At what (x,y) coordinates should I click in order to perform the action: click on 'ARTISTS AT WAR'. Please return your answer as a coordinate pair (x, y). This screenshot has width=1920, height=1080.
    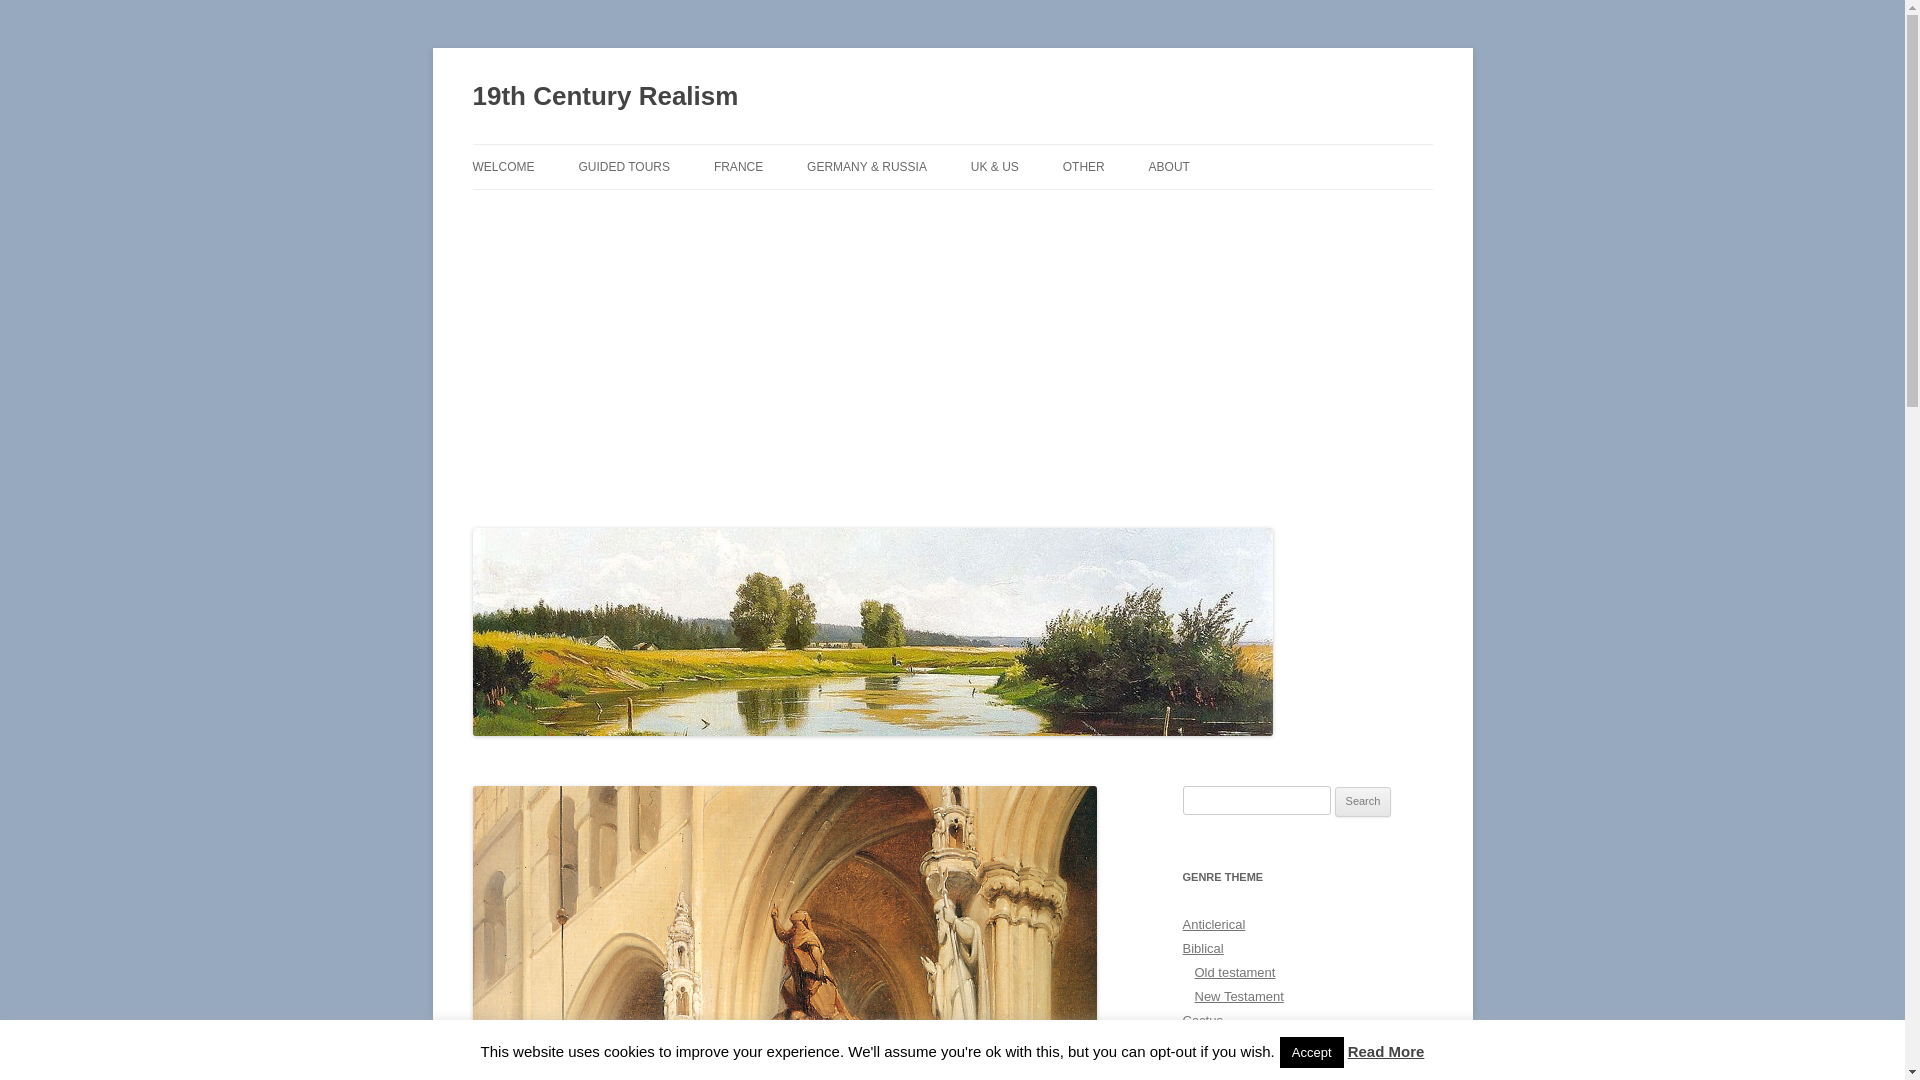
    Looking at the image, I should click on (677, 209).